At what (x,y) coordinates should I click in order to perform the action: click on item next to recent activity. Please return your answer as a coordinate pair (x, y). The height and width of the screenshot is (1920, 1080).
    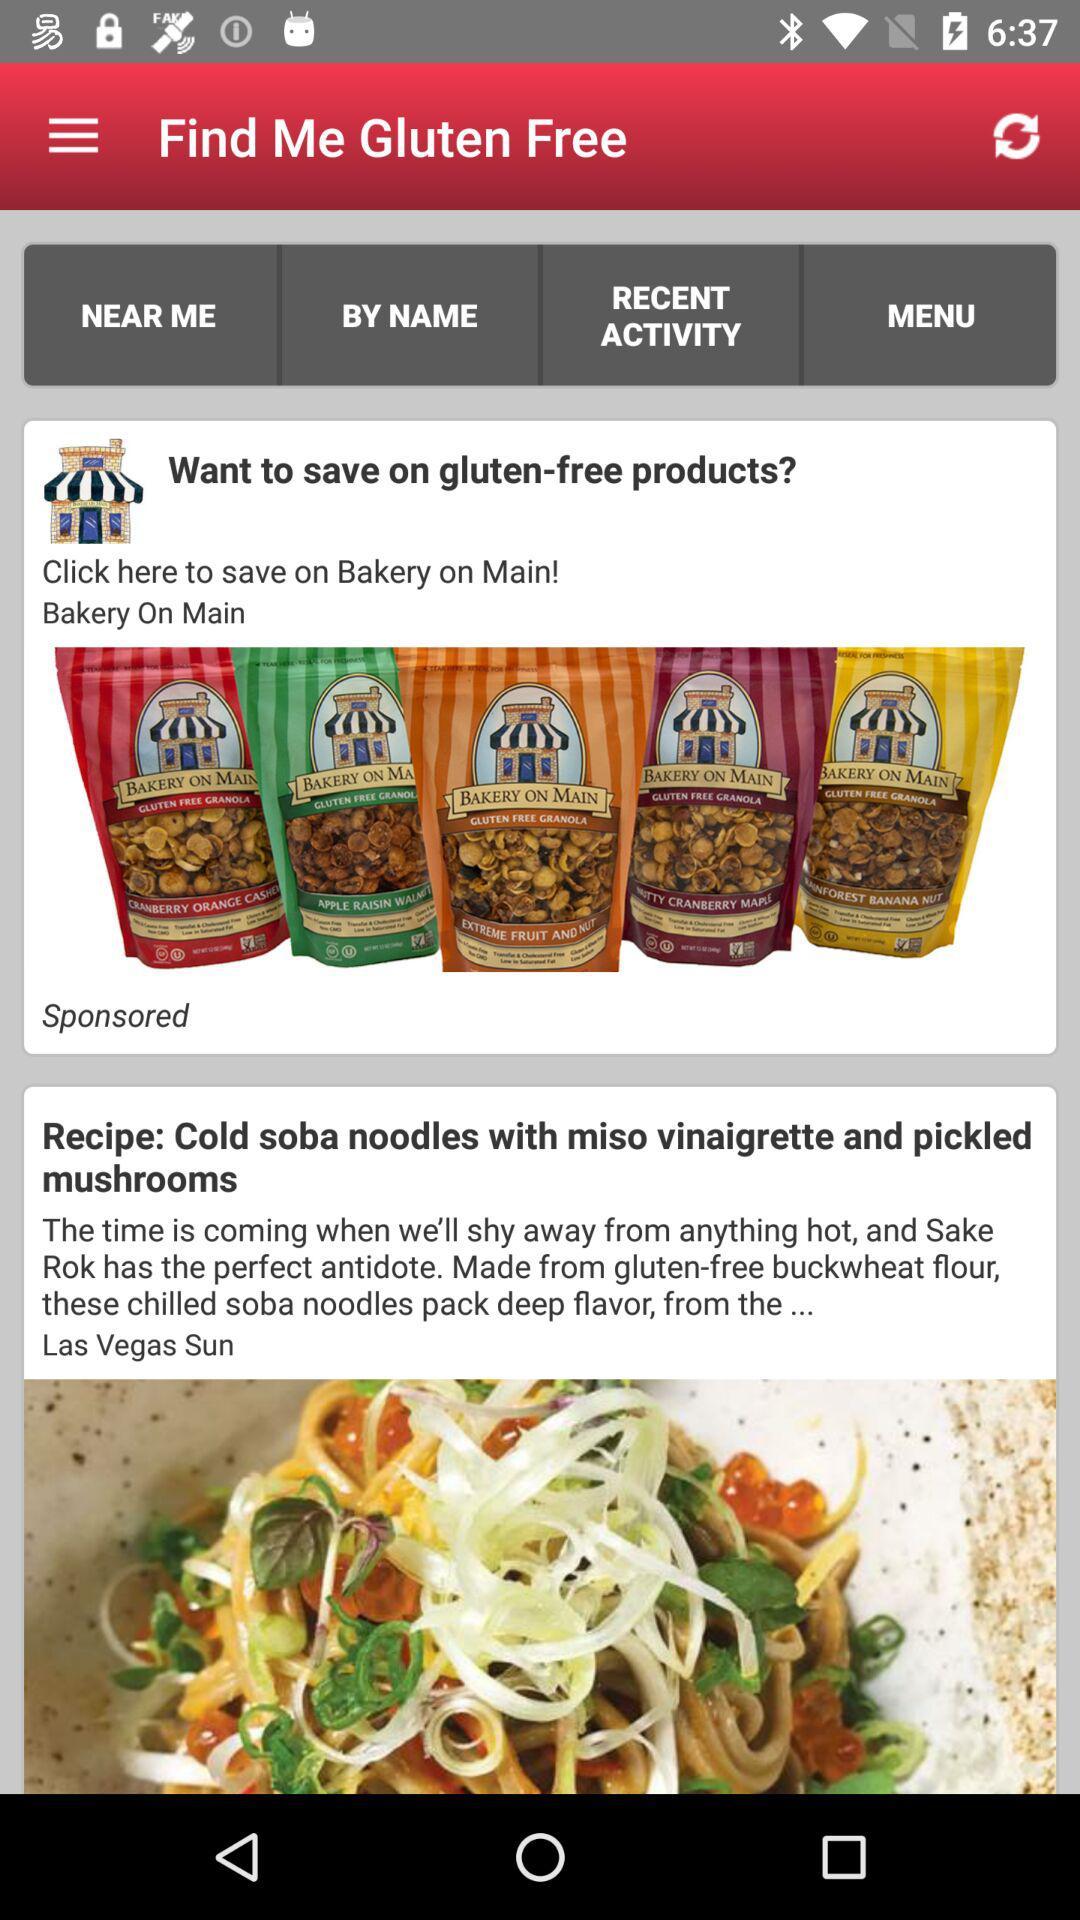
    Looking at the image, I should click on (540, 314).